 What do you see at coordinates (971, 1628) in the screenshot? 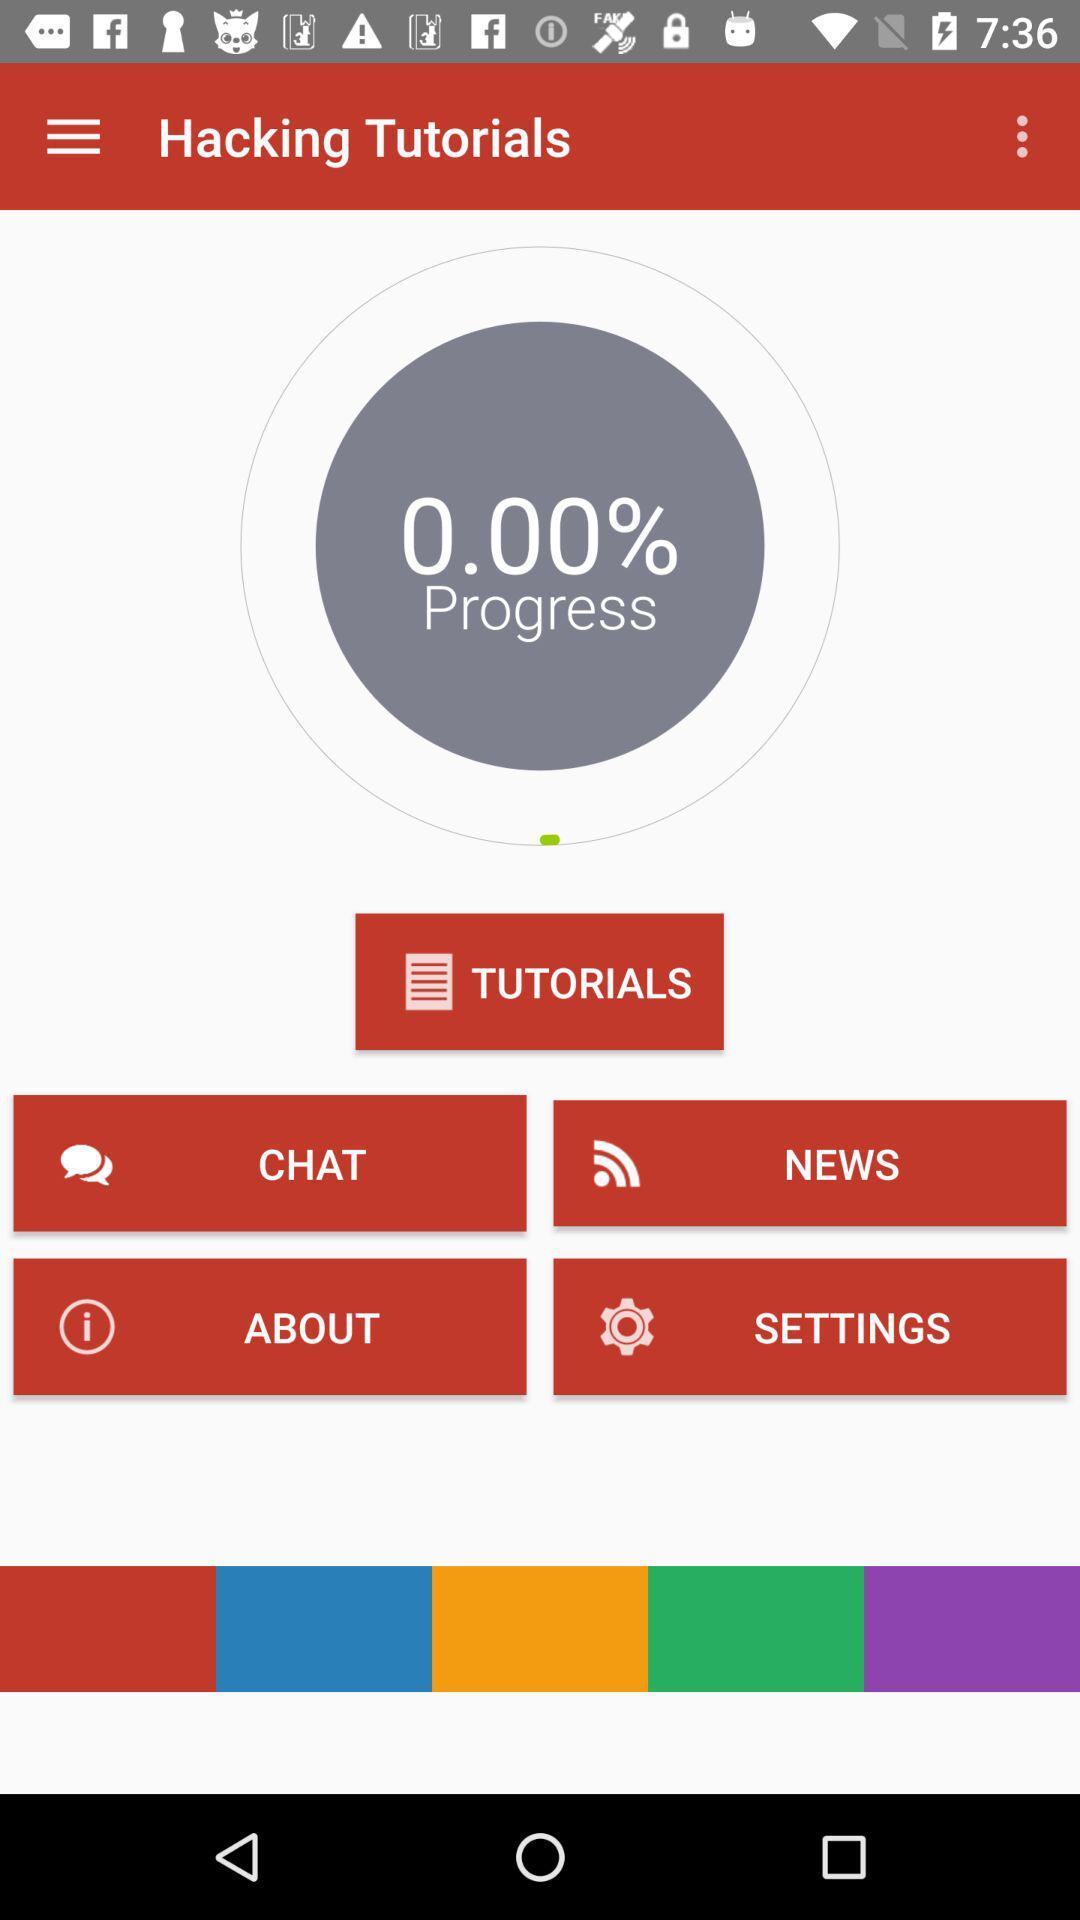
I see `purple color which is at bottom right side of the page` at bounding box center [971, 1628].